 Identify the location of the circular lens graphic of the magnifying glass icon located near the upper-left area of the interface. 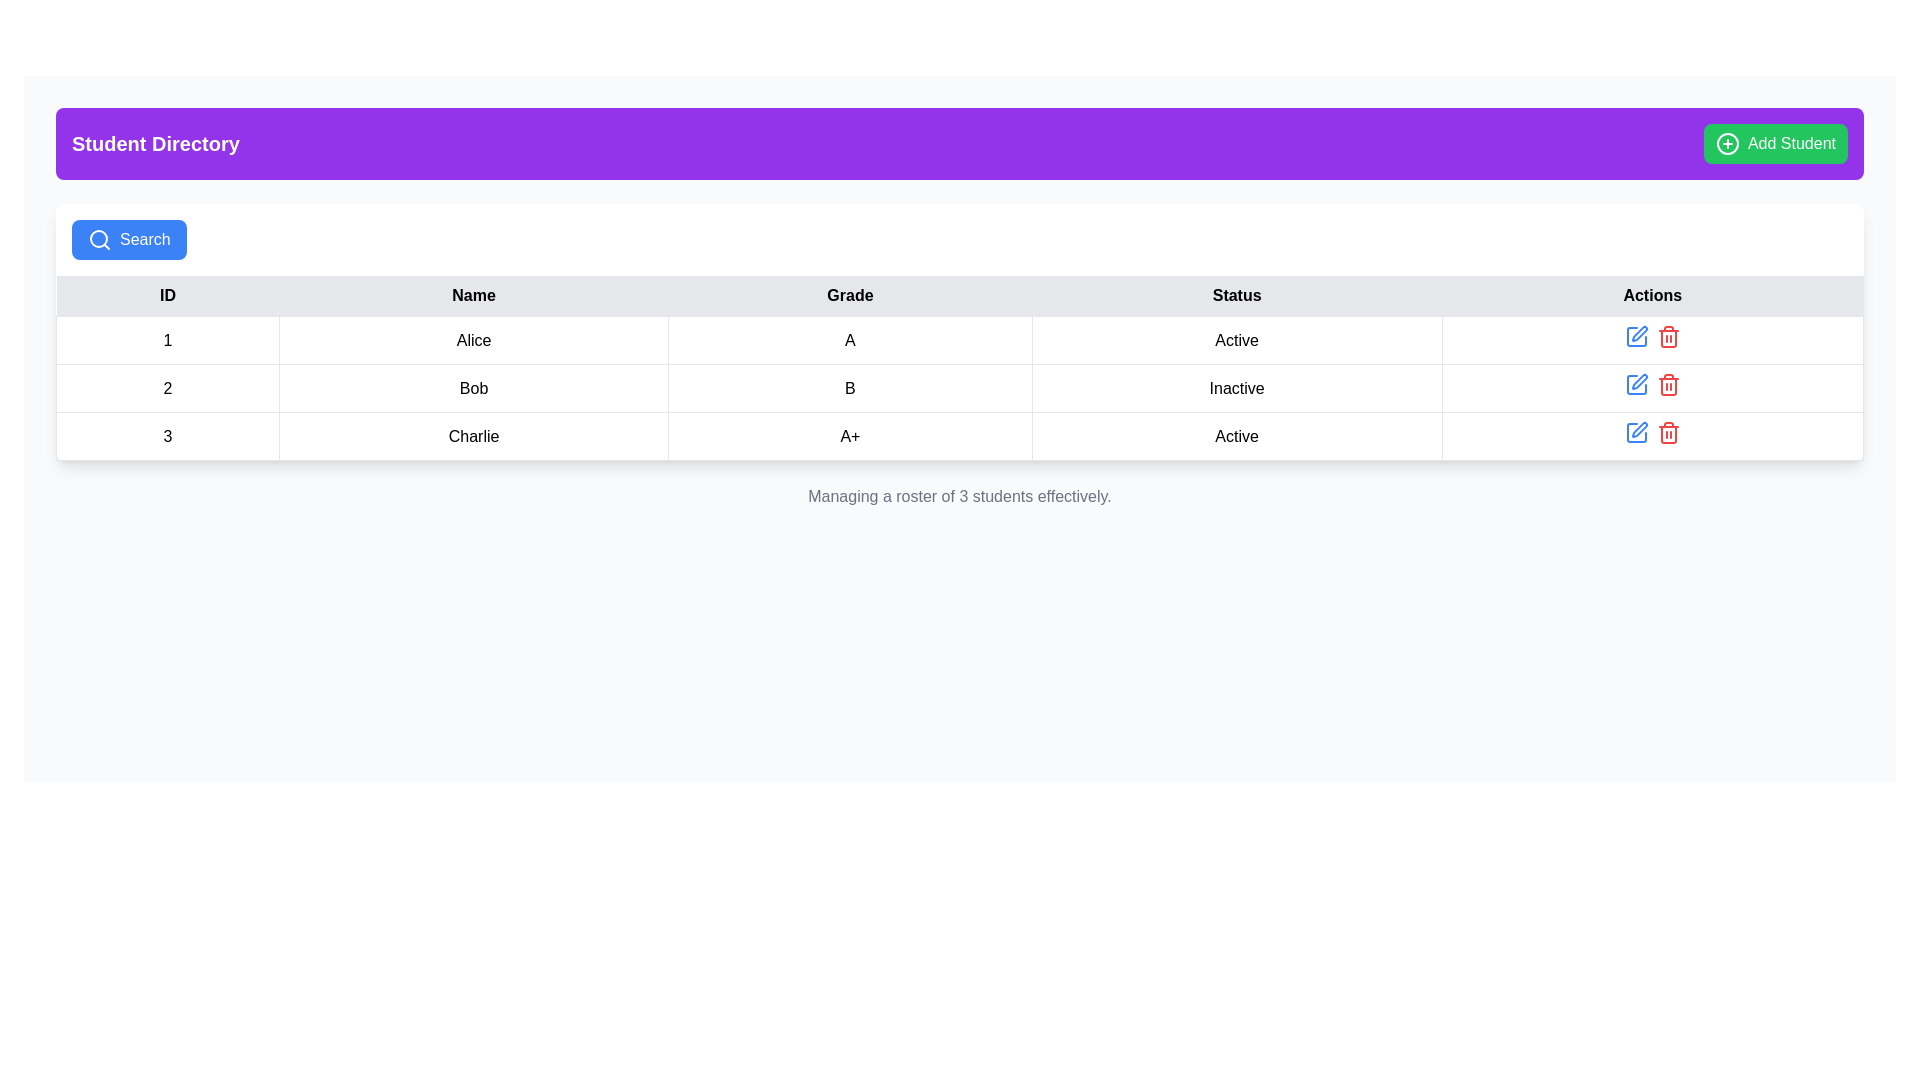
(98, 238).